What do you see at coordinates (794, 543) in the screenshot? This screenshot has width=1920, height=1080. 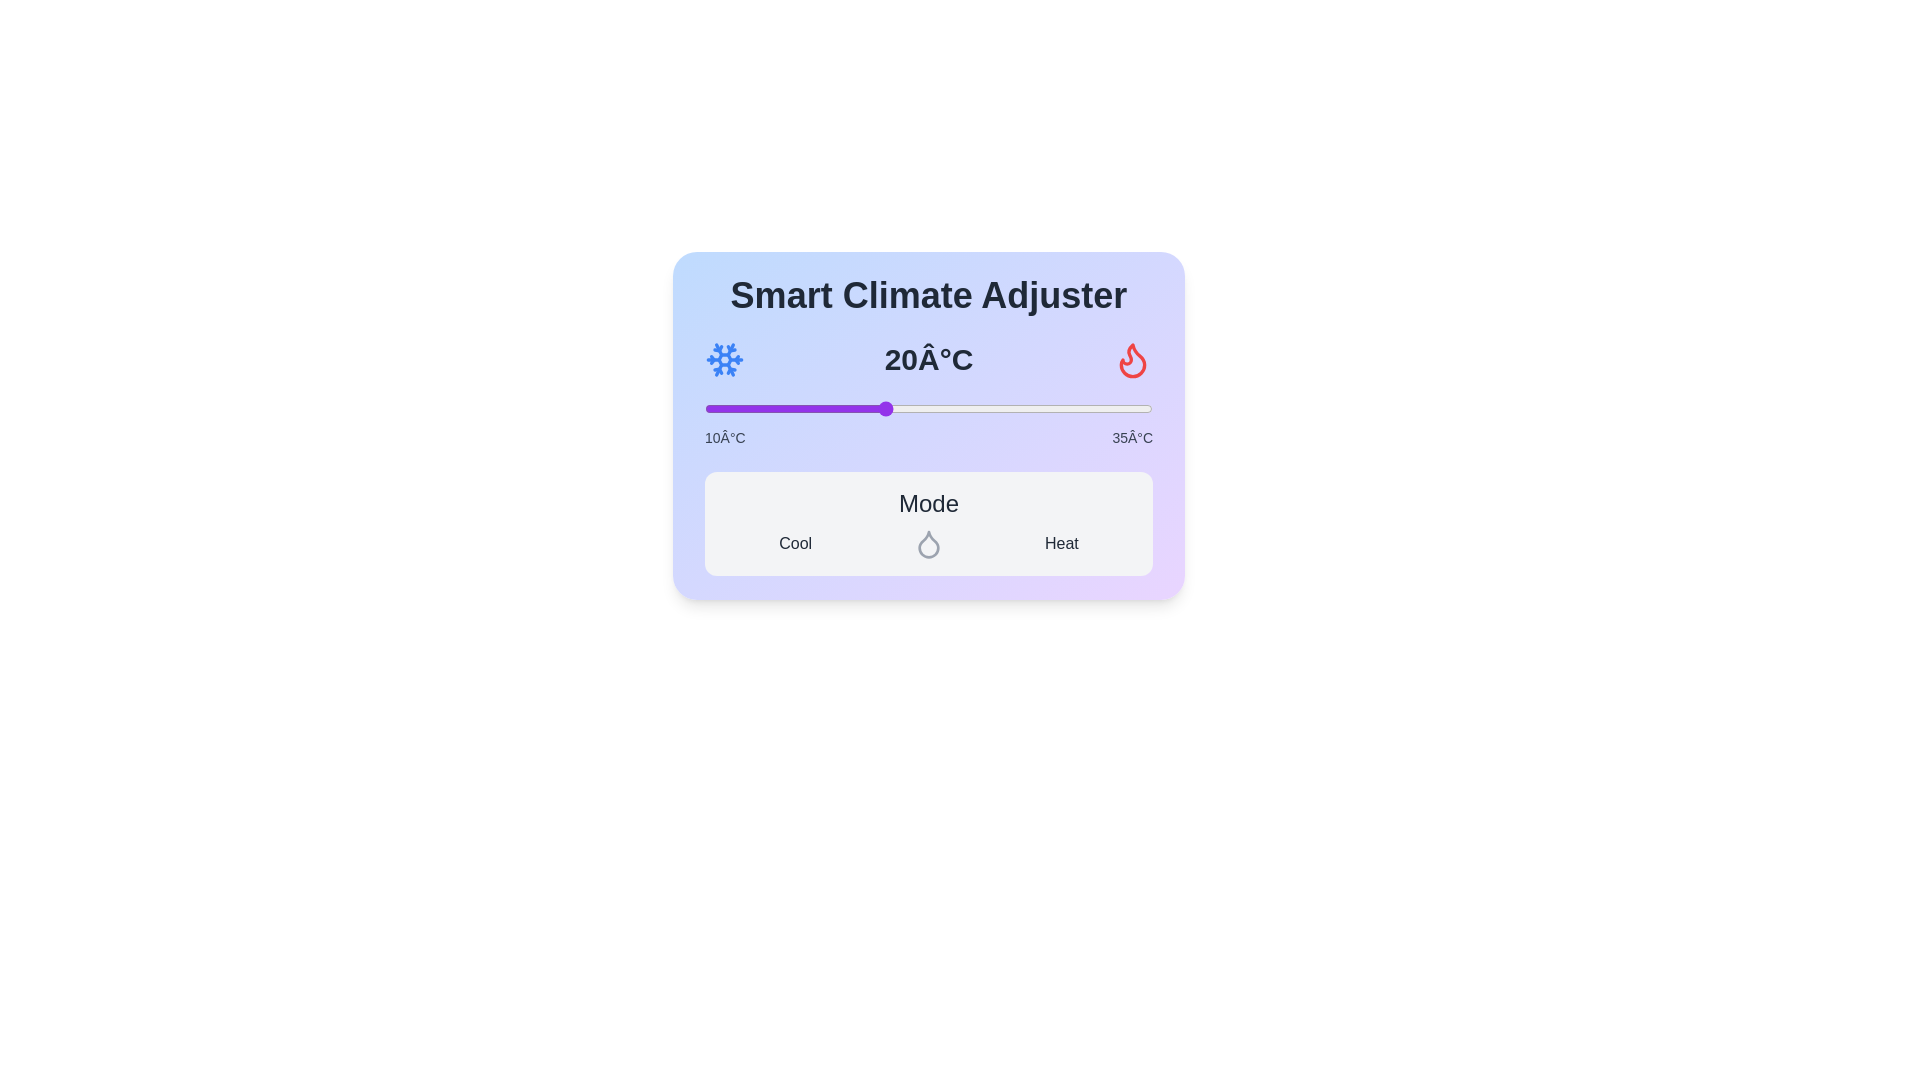 I see `the 'Cool' button to activate the cooling mode` at bounding box center [794, 543].